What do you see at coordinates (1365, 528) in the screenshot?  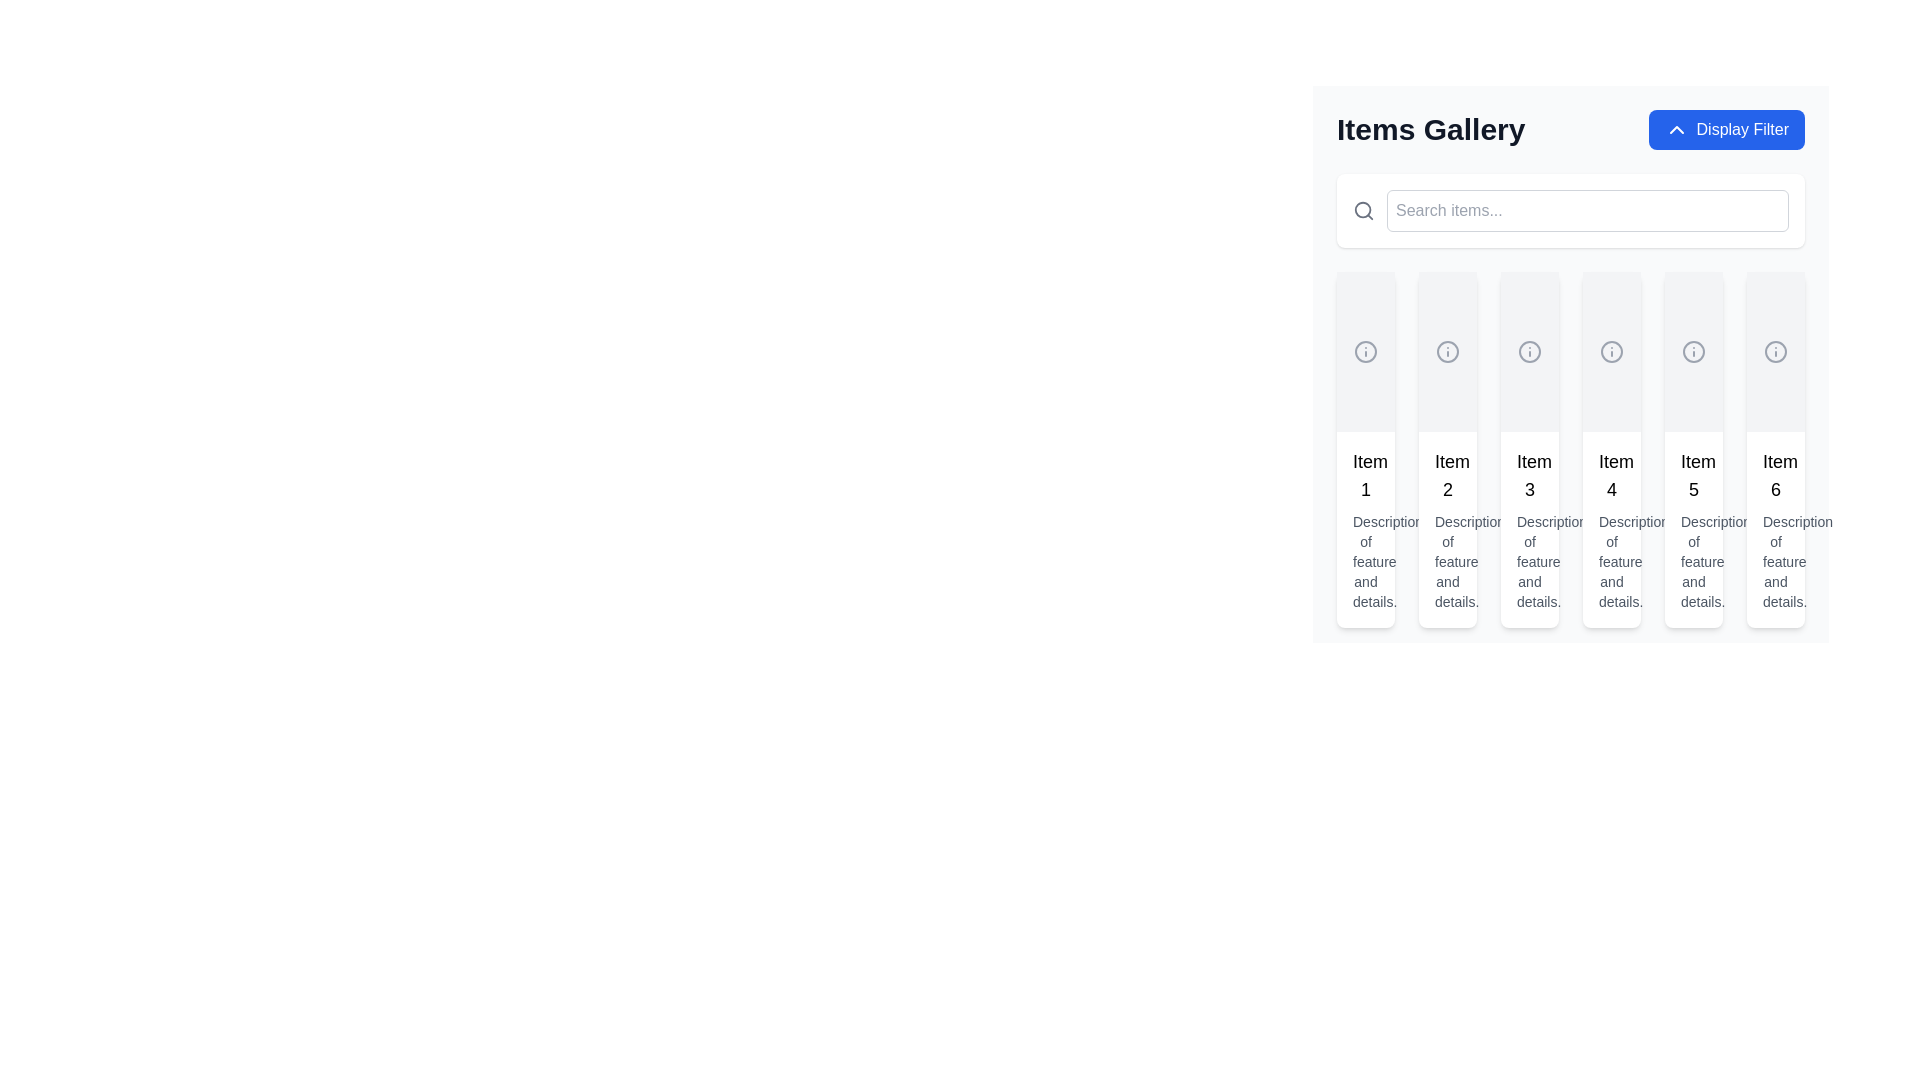 I see `the text from the 'Item 1' text block, which is the first element in the vertical layout of the grid` at bounding box center [1365, 528].